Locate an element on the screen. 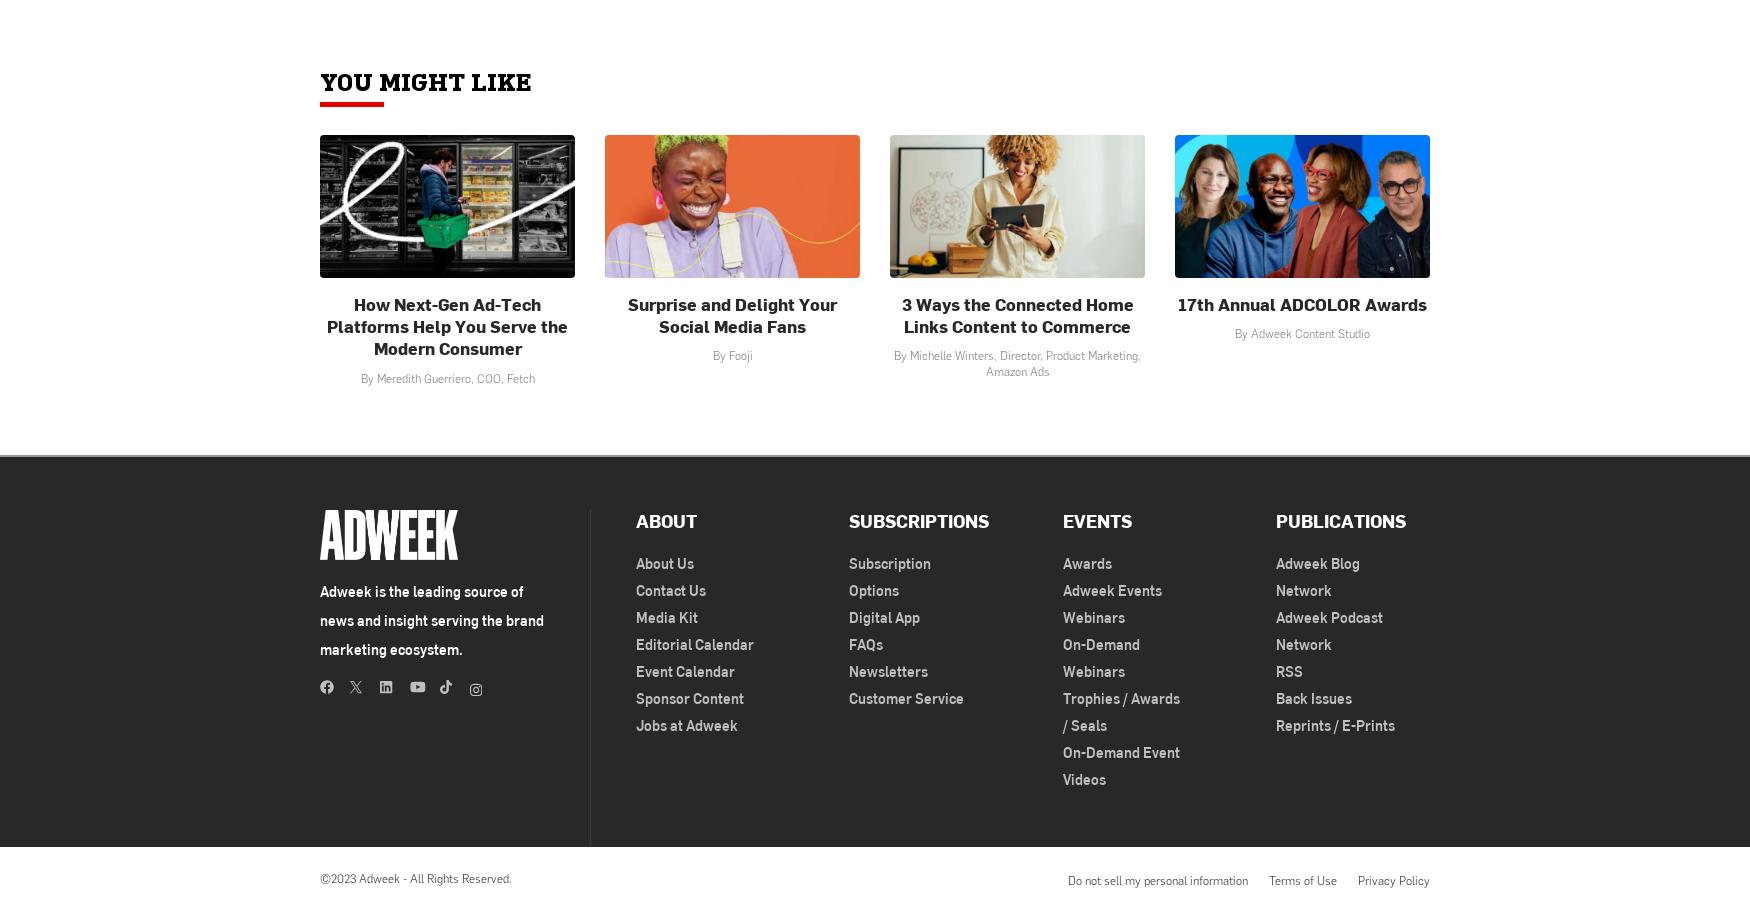  'FAQs' is located at coordinates (848, 643).